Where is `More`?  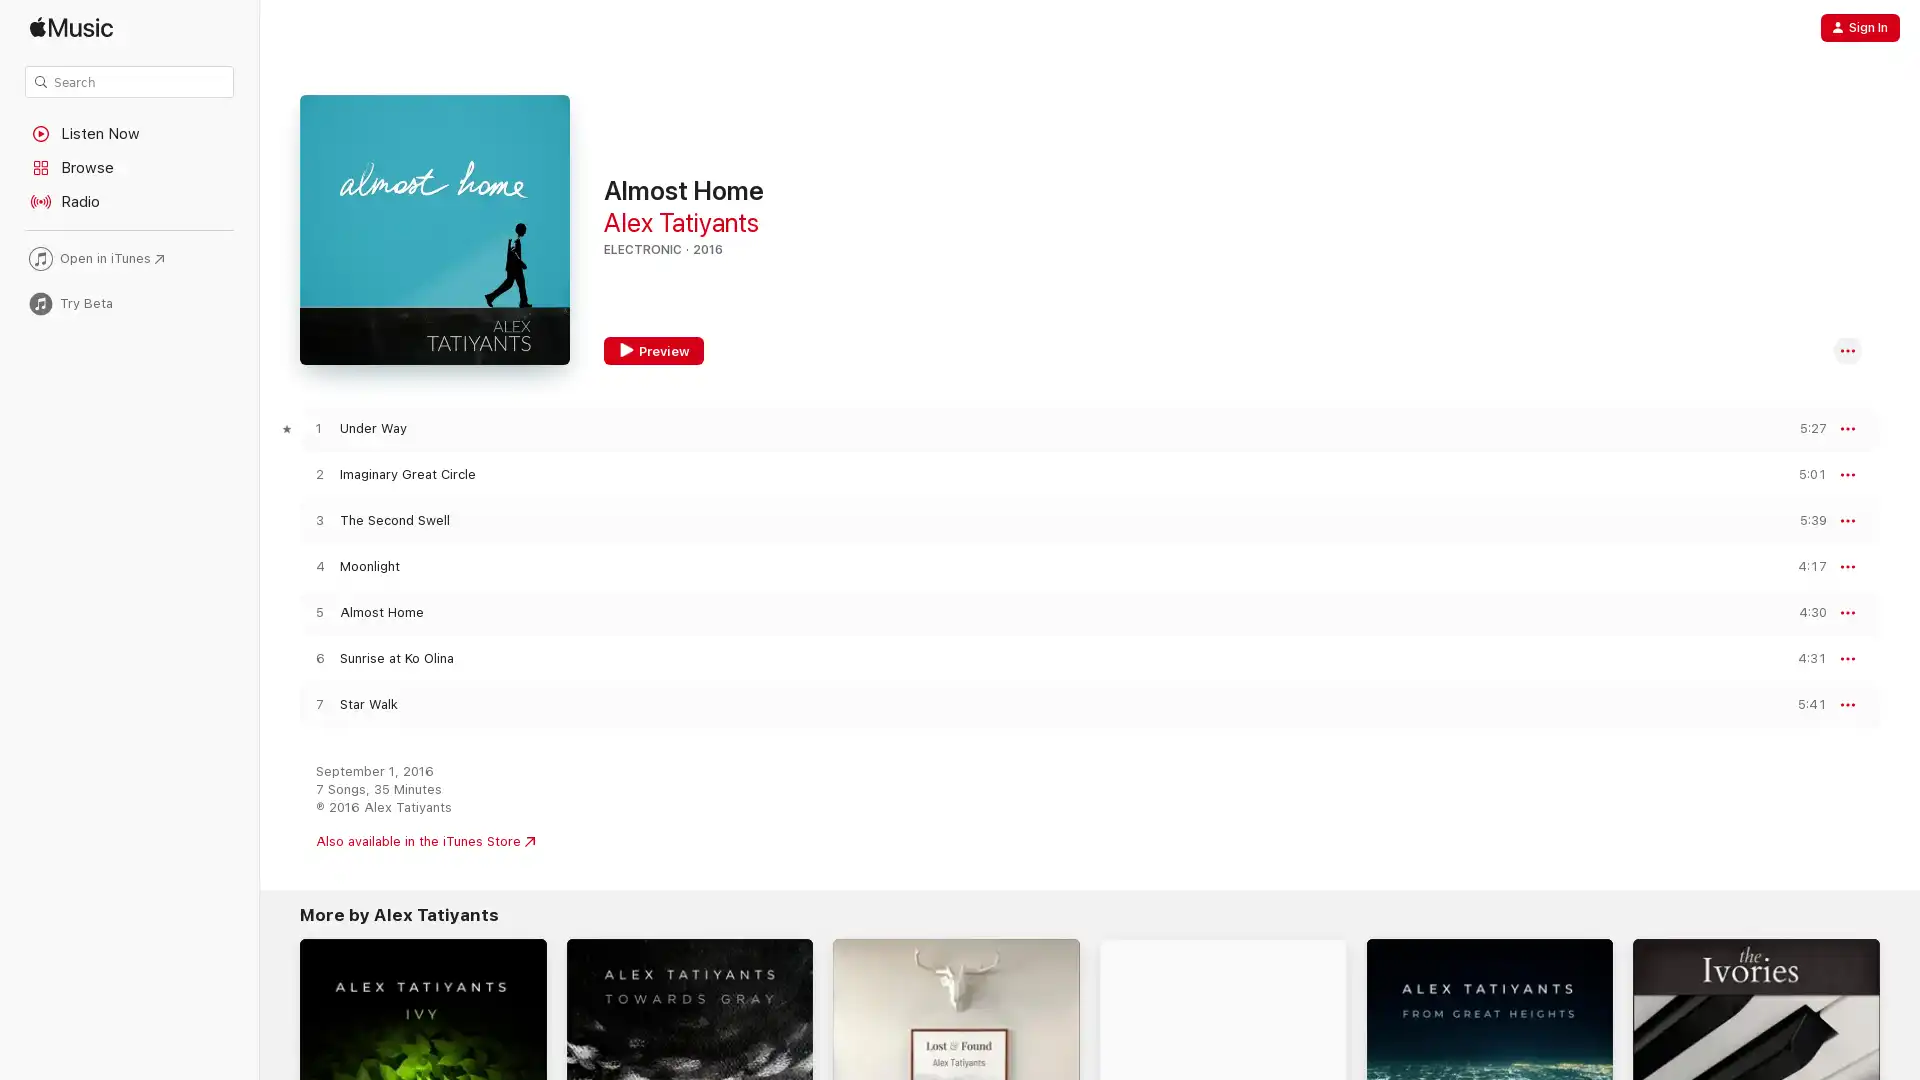
More is located at coordinates (1847, 350).